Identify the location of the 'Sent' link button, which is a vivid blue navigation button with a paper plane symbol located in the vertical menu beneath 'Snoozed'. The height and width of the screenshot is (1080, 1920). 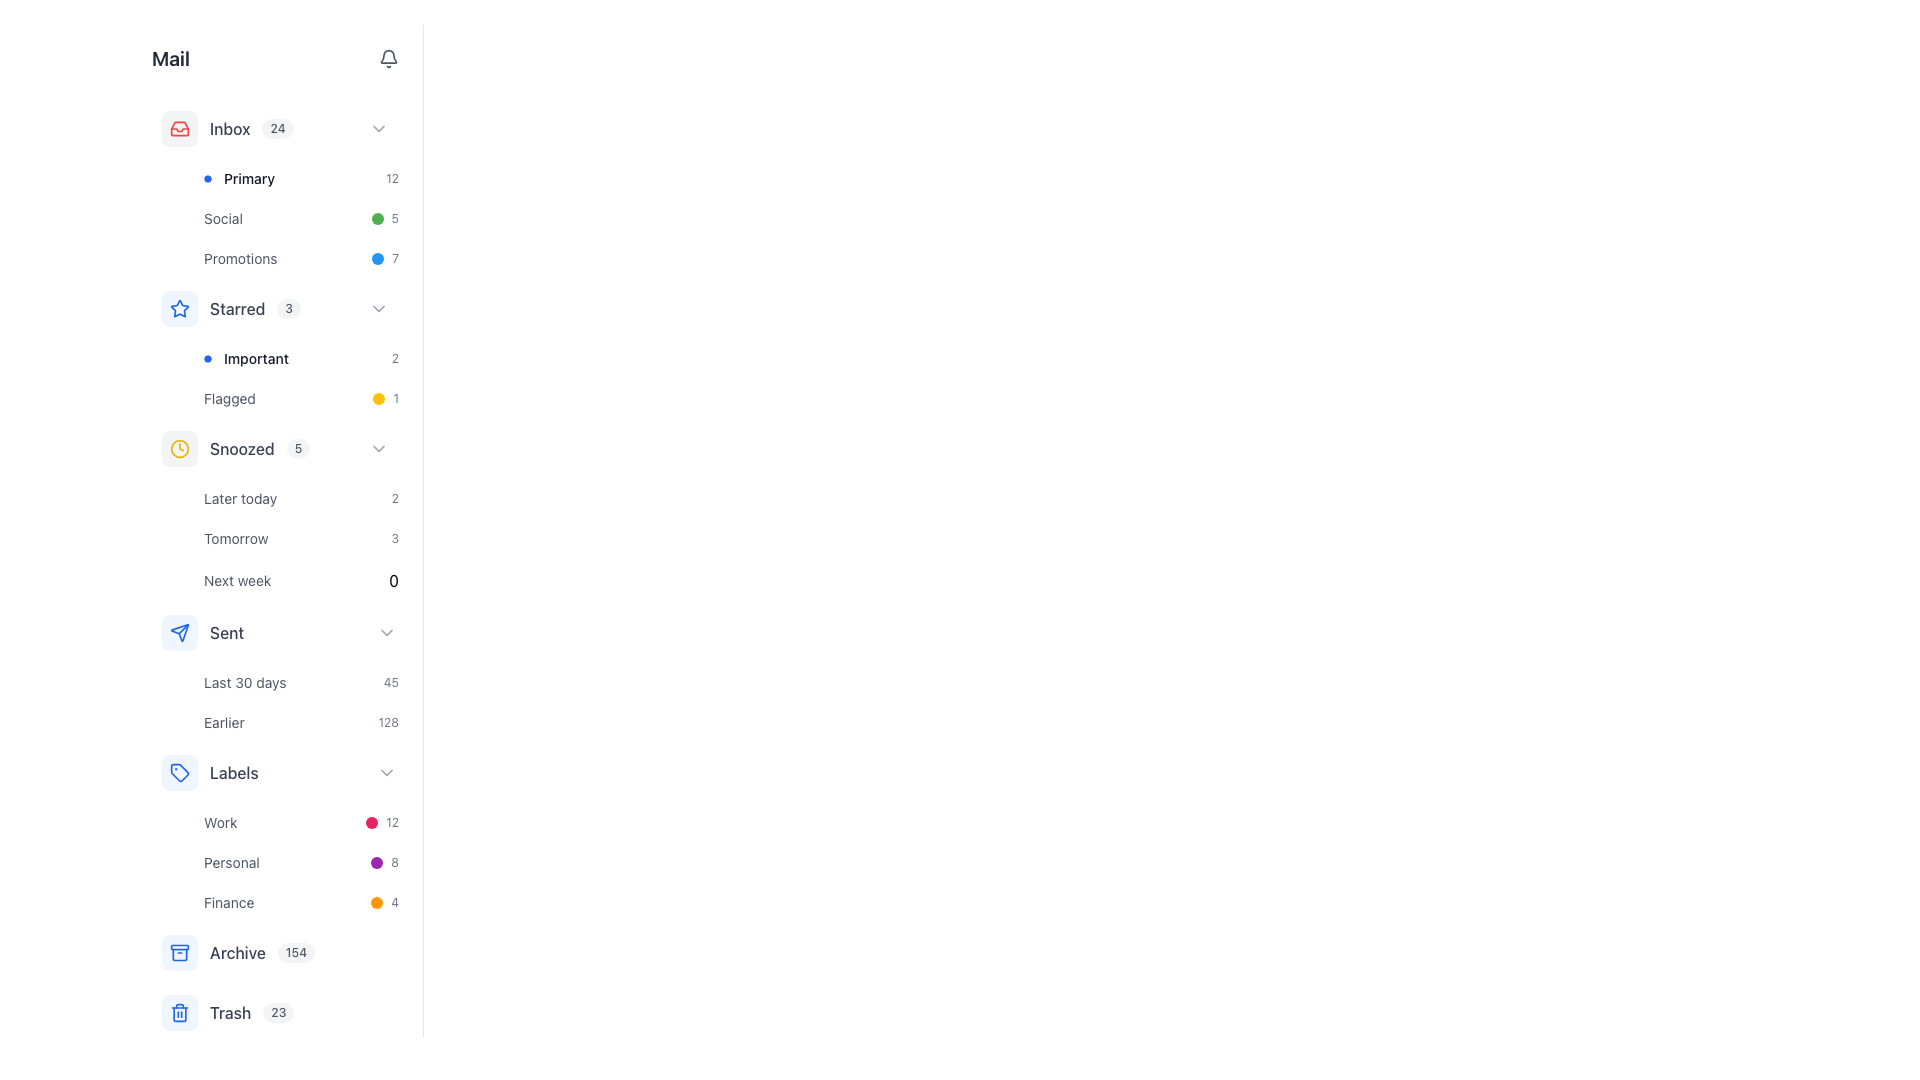
(203, 632).